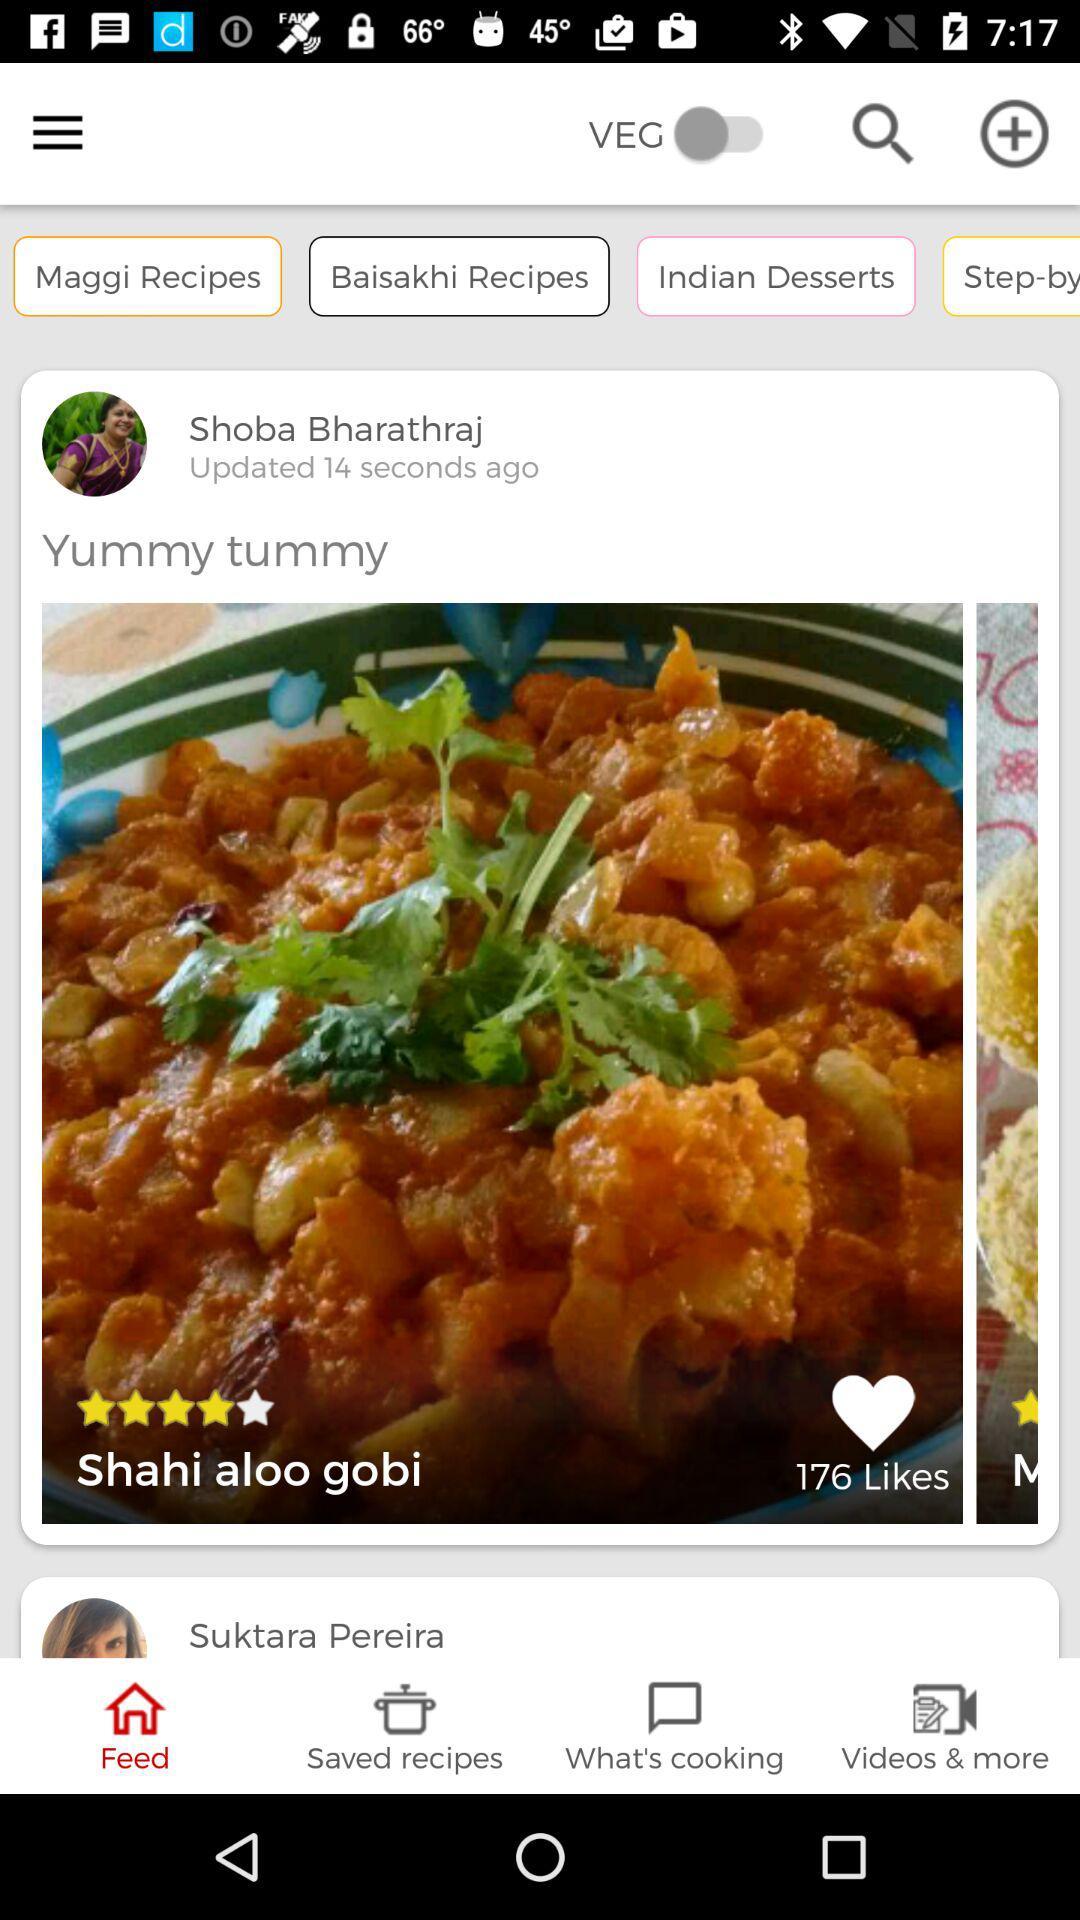  Describe the element at coordinates (135, 1725) in the screenshot. I see `feed icon` at that location.